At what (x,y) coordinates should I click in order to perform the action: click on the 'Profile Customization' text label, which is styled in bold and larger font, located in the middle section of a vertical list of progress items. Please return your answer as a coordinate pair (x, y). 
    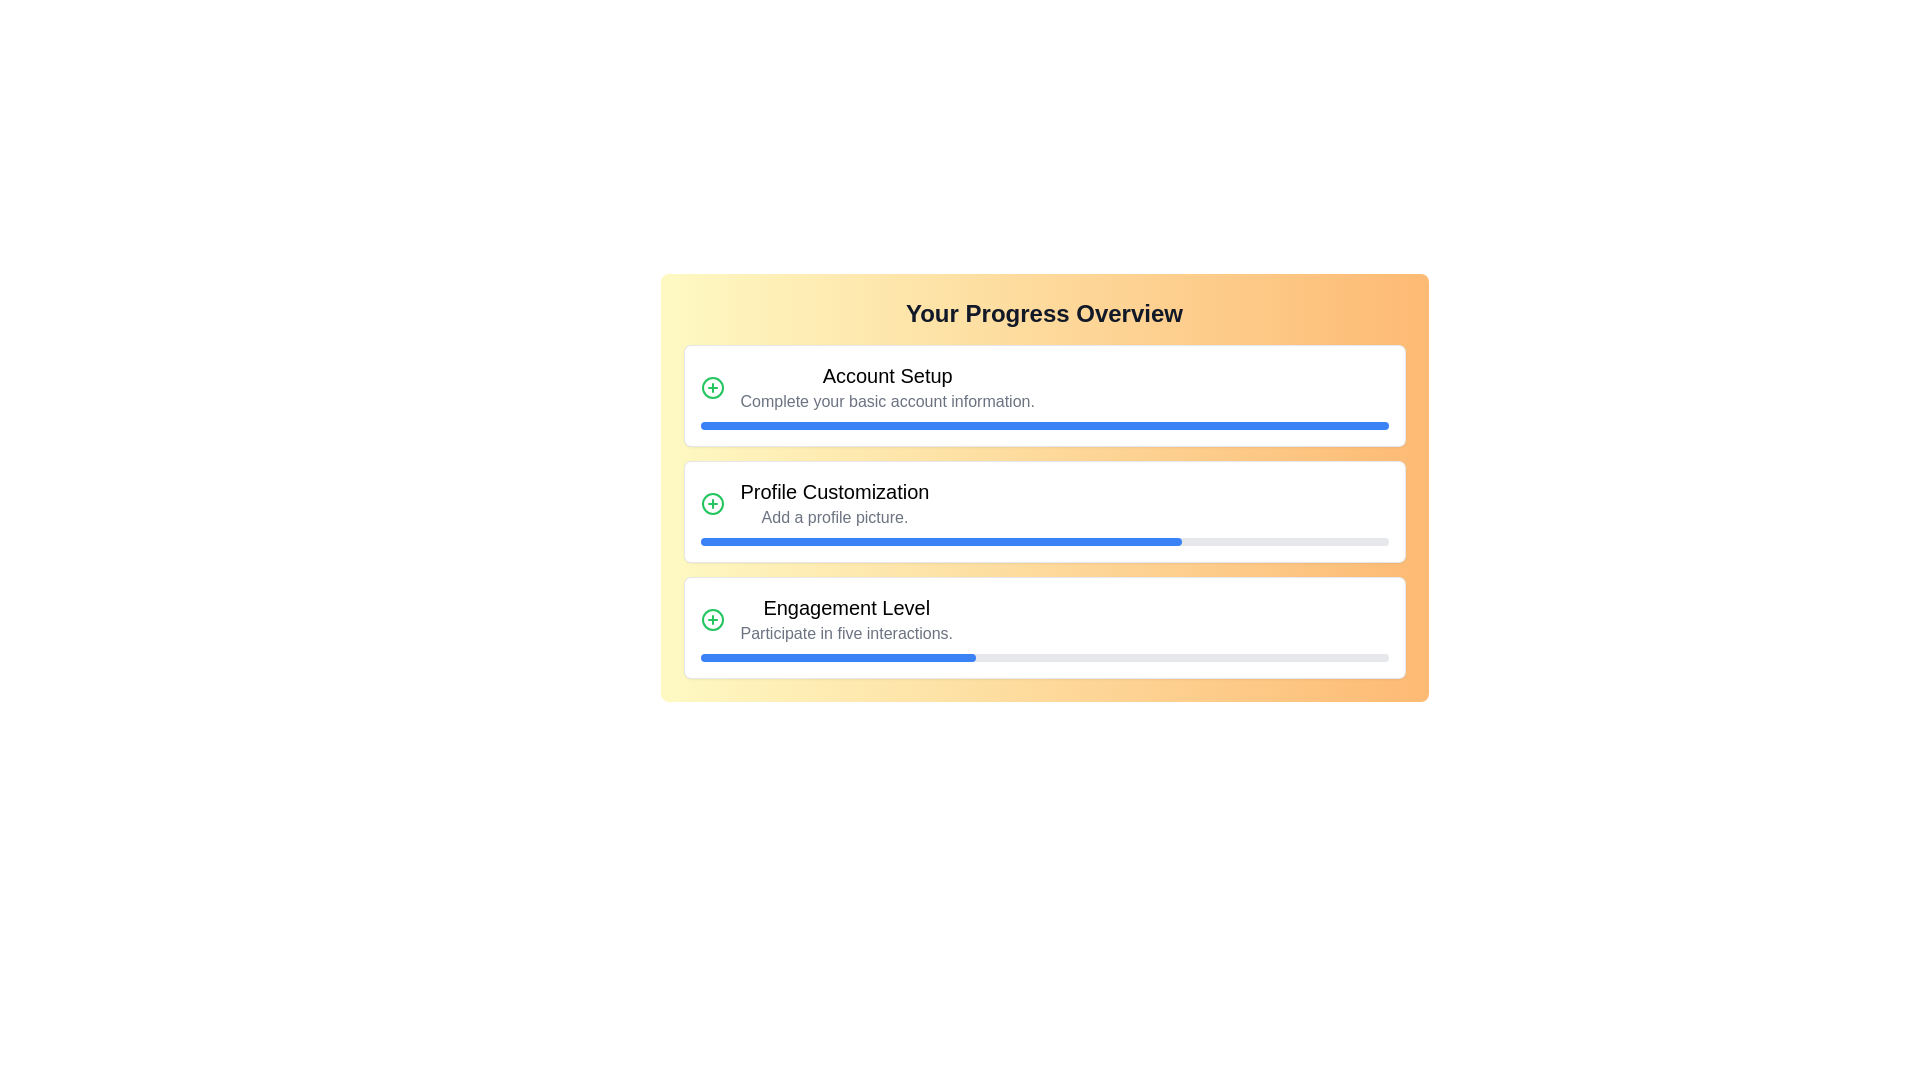
    Looking at the image, I should click on (835, 492).